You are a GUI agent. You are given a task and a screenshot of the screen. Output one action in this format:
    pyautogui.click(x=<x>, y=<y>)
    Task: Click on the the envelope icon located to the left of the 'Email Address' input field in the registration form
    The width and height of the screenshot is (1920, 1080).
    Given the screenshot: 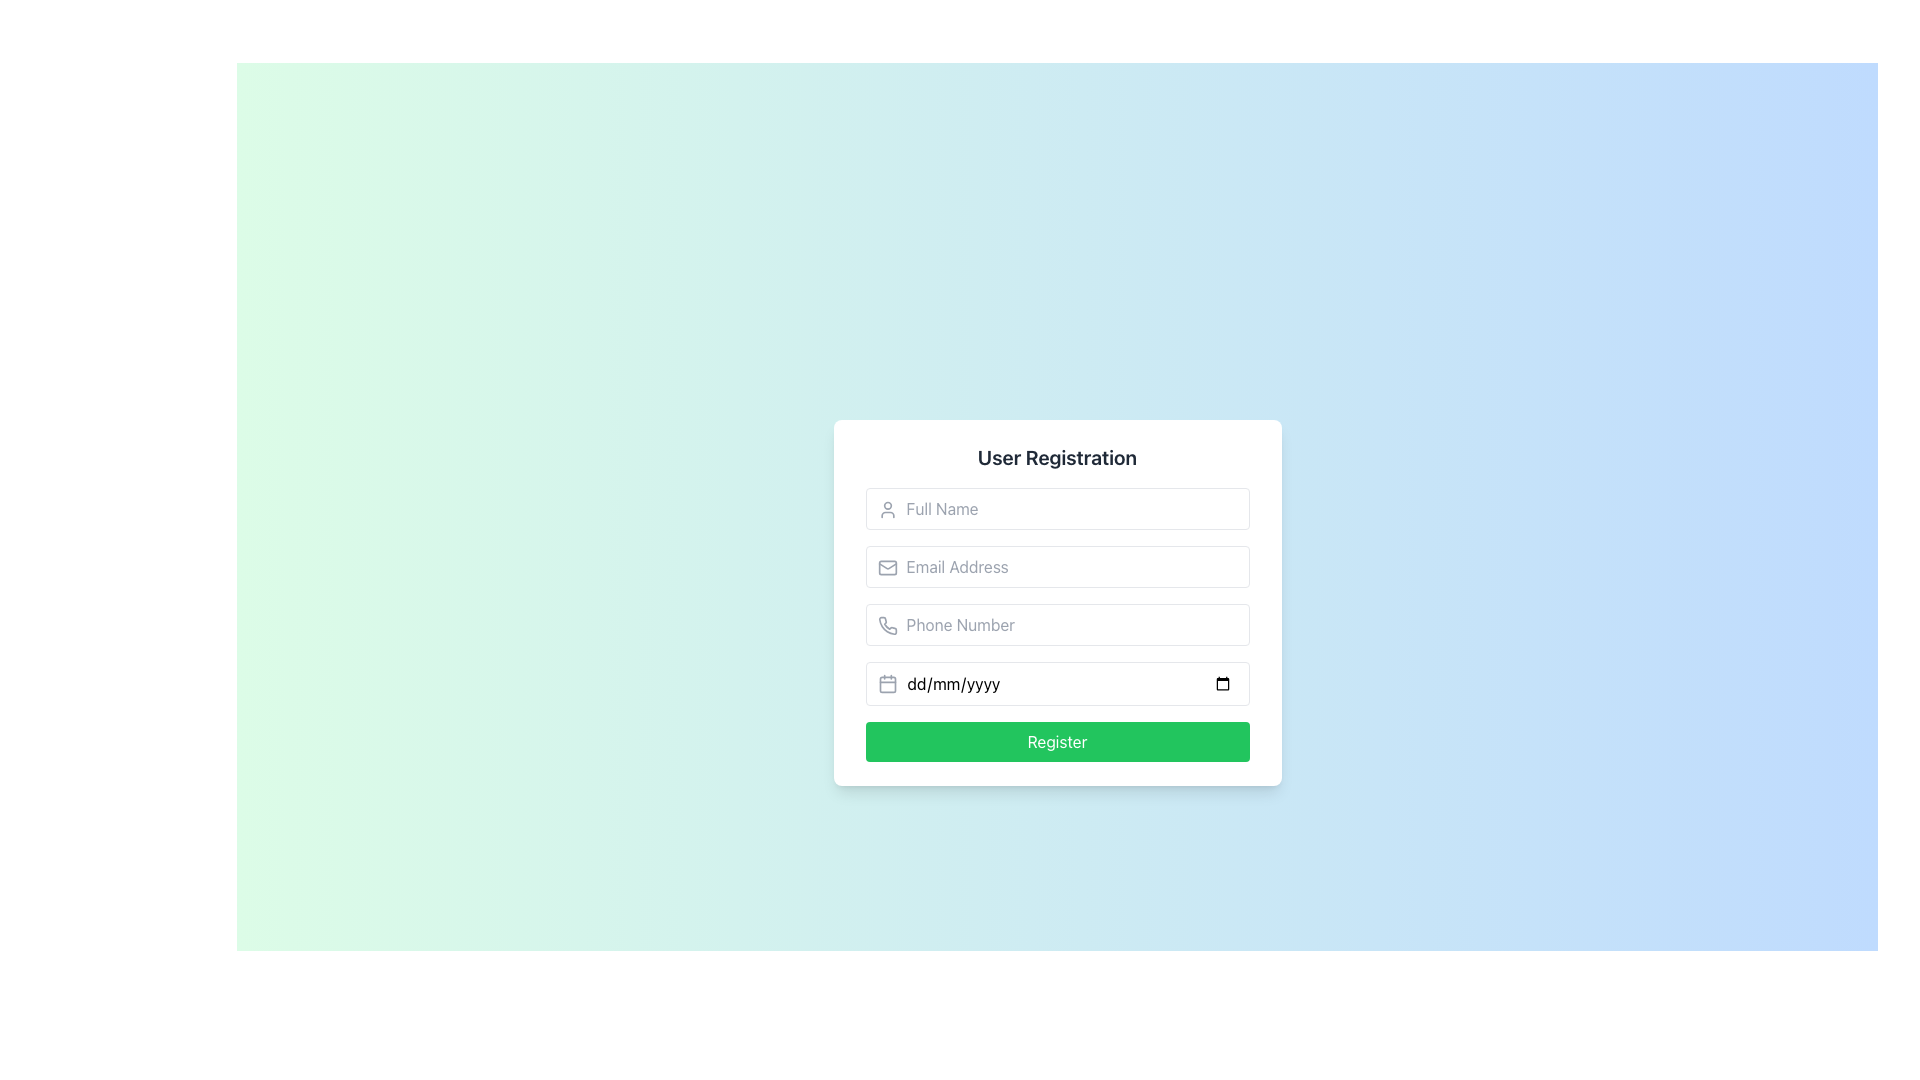 What is the action you would take?
    pyautogui.click(x=886, y=567)
    